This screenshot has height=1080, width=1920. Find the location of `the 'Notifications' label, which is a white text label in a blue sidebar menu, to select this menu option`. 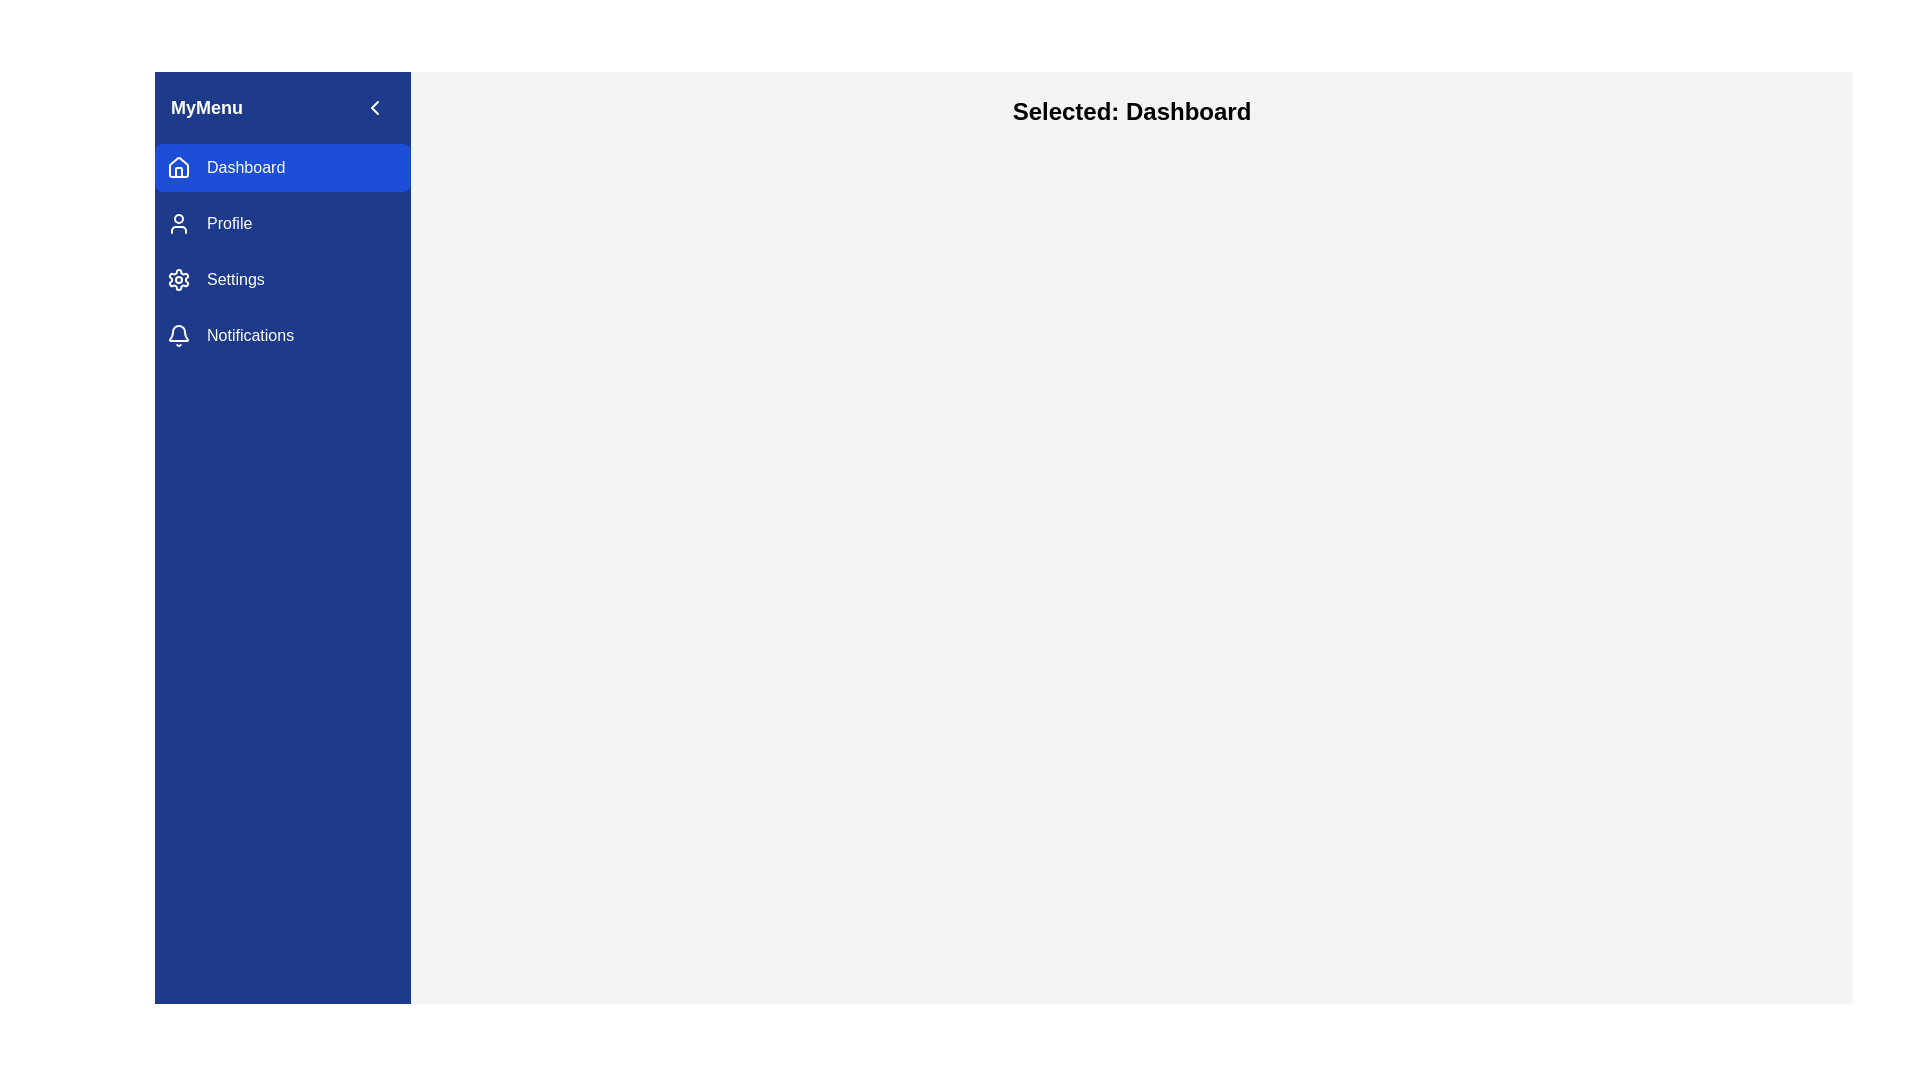

the 'Notifications' label, which is a white text label in a blue sidebar menu, to select this menu option is located at coordinates (249, 334).